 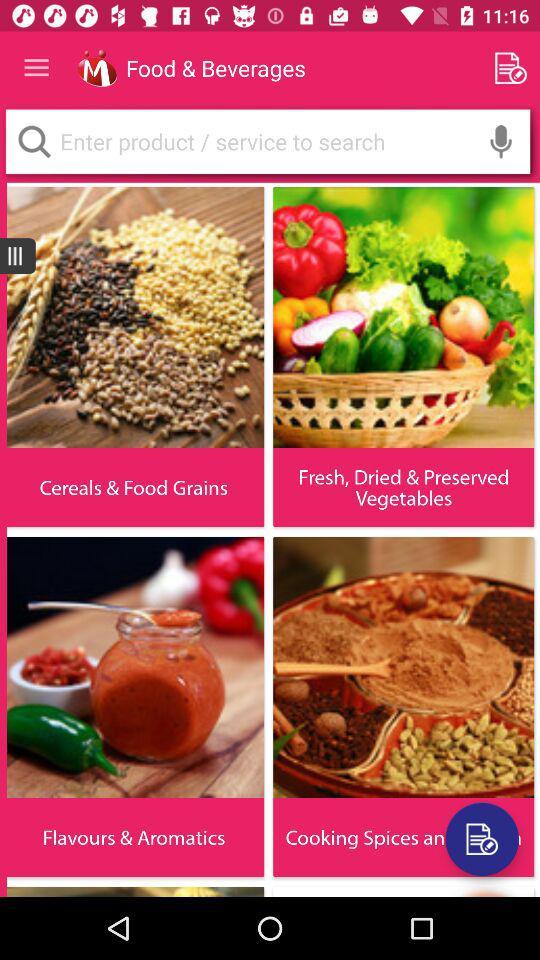 What do you see at coordinates (500, 140) in the screenshot?
I see `the microphone icon` at bounding box center [500, 140].